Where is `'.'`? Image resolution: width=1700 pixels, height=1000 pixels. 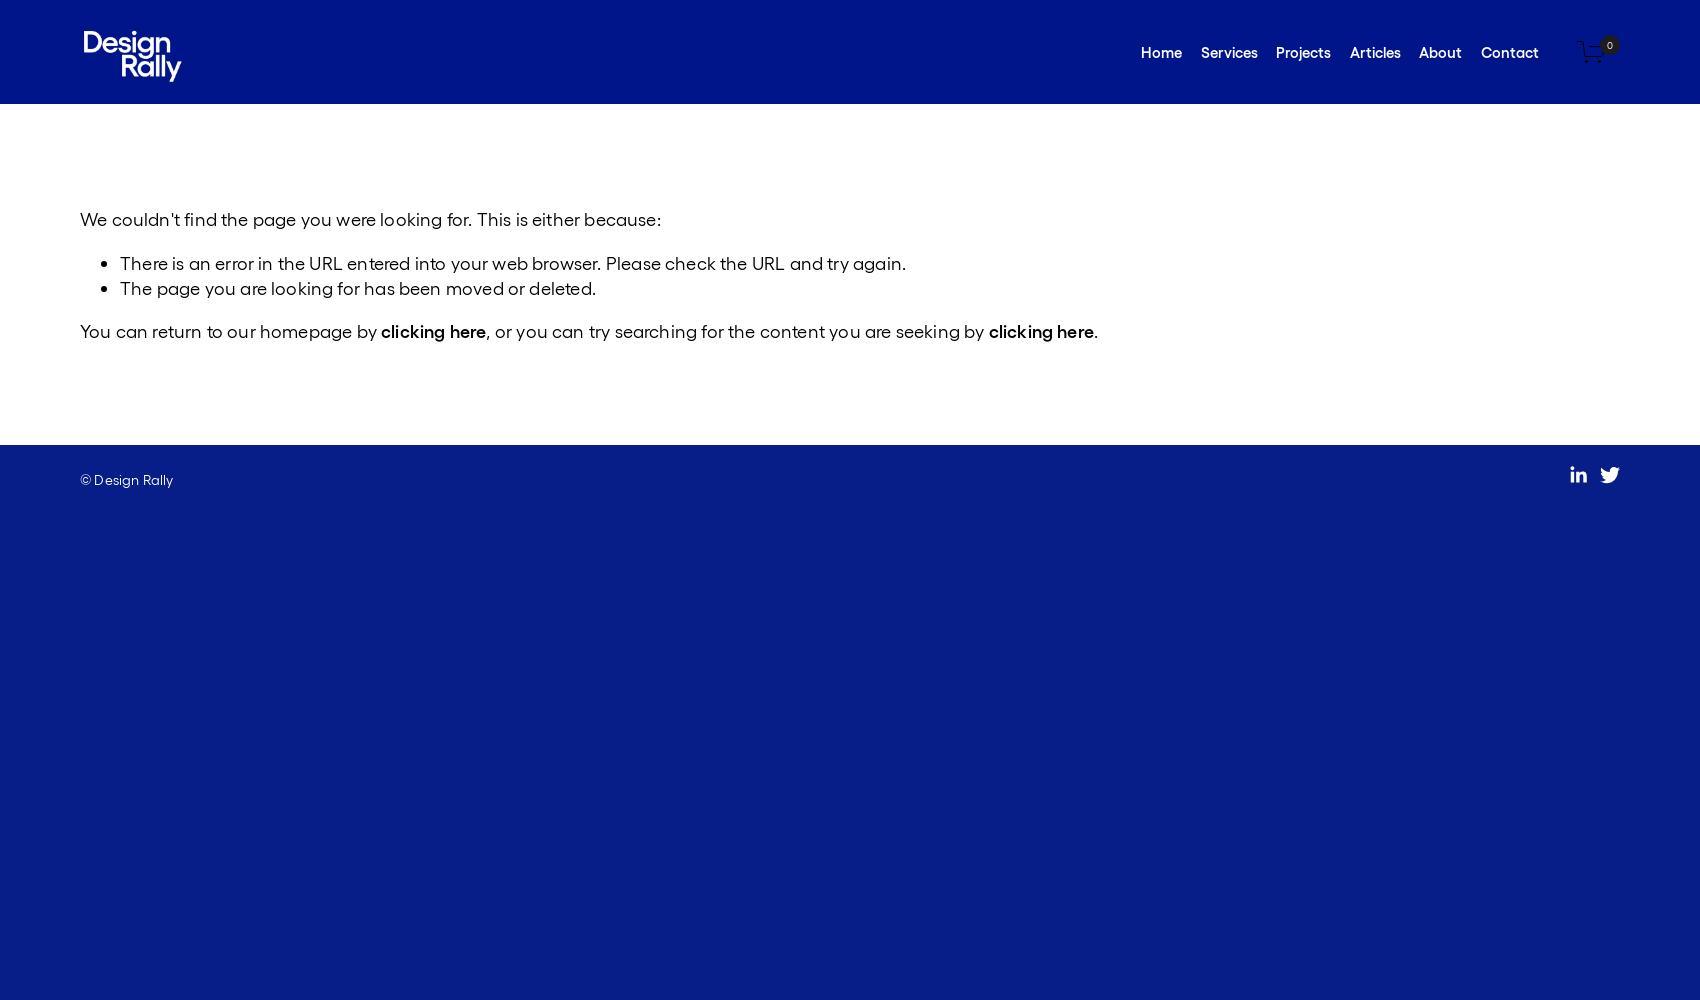
'.' is located at coordinates (1095, 328).